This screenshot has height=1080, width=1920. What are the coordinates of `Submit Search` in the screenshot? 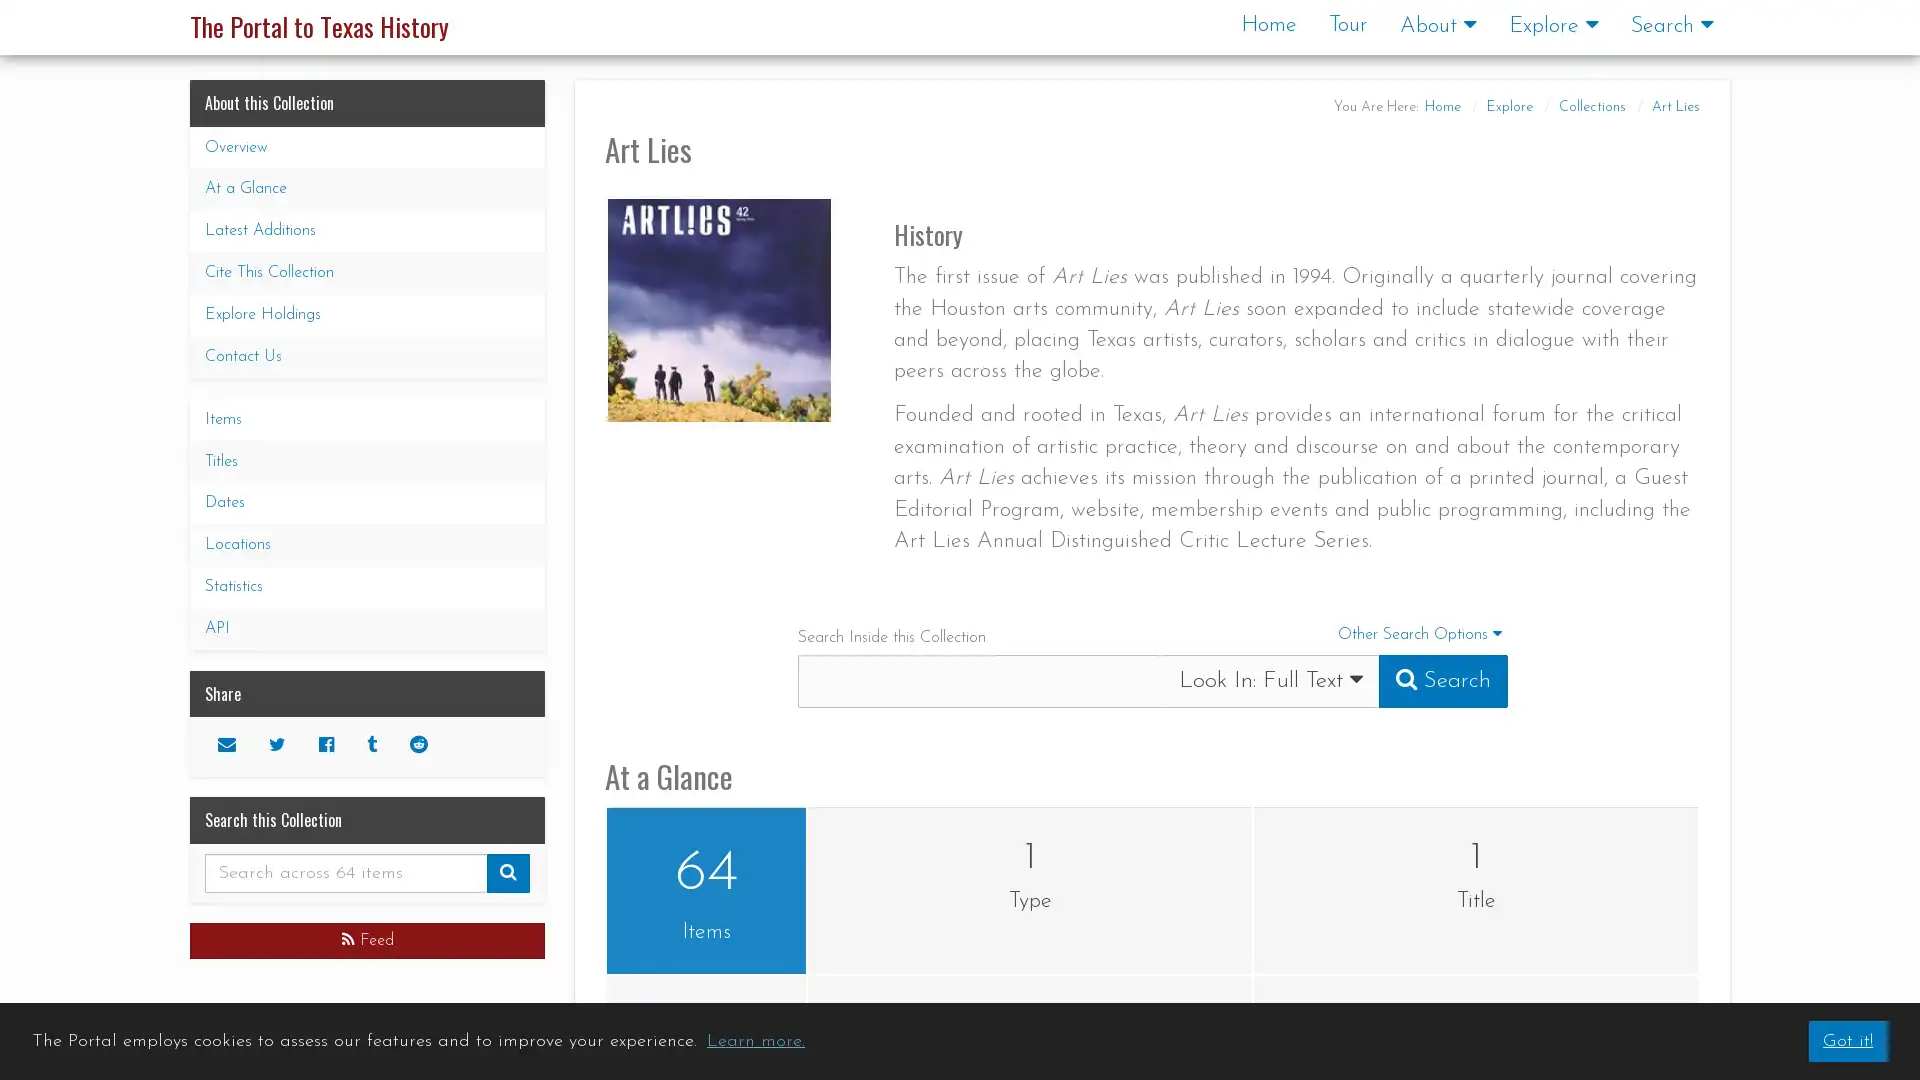 It's located at (508, 871).